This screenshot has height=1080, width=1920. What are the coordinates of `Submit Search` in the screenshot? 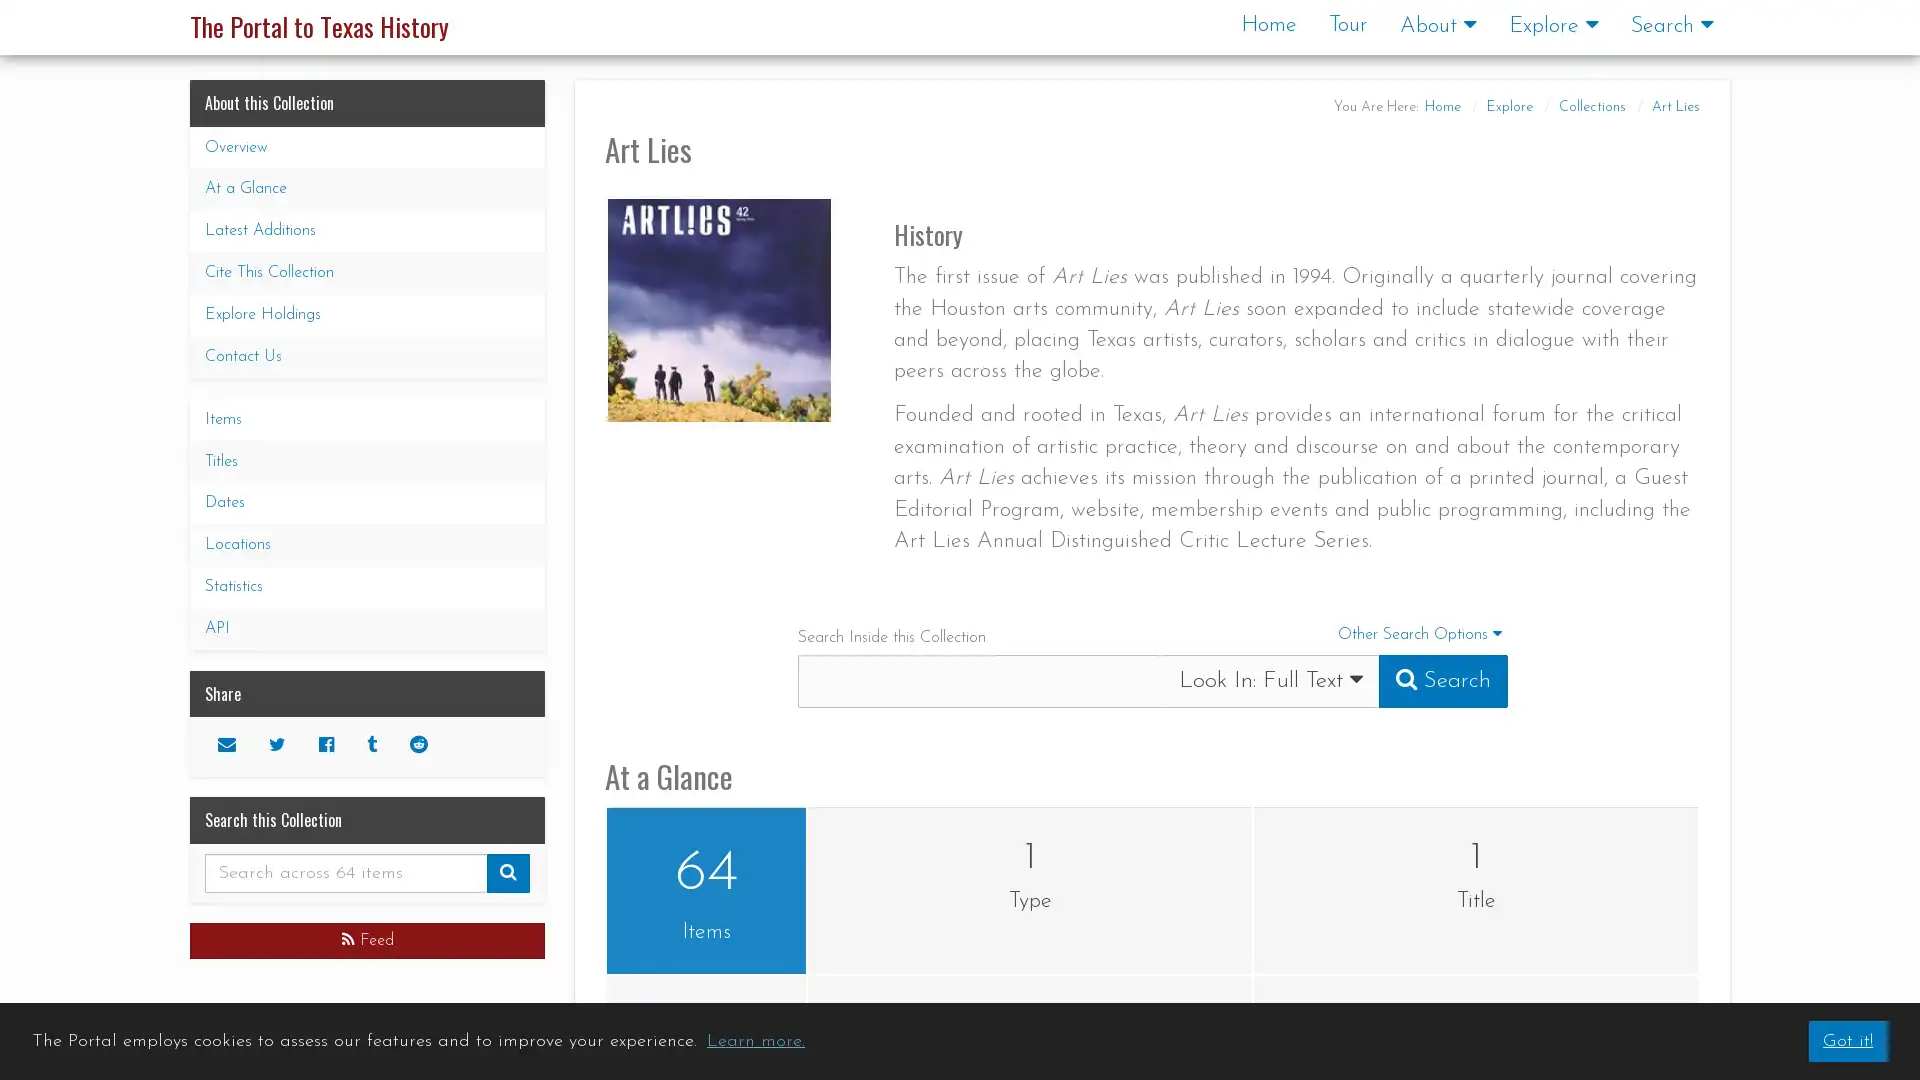 It's located at (508, 871).